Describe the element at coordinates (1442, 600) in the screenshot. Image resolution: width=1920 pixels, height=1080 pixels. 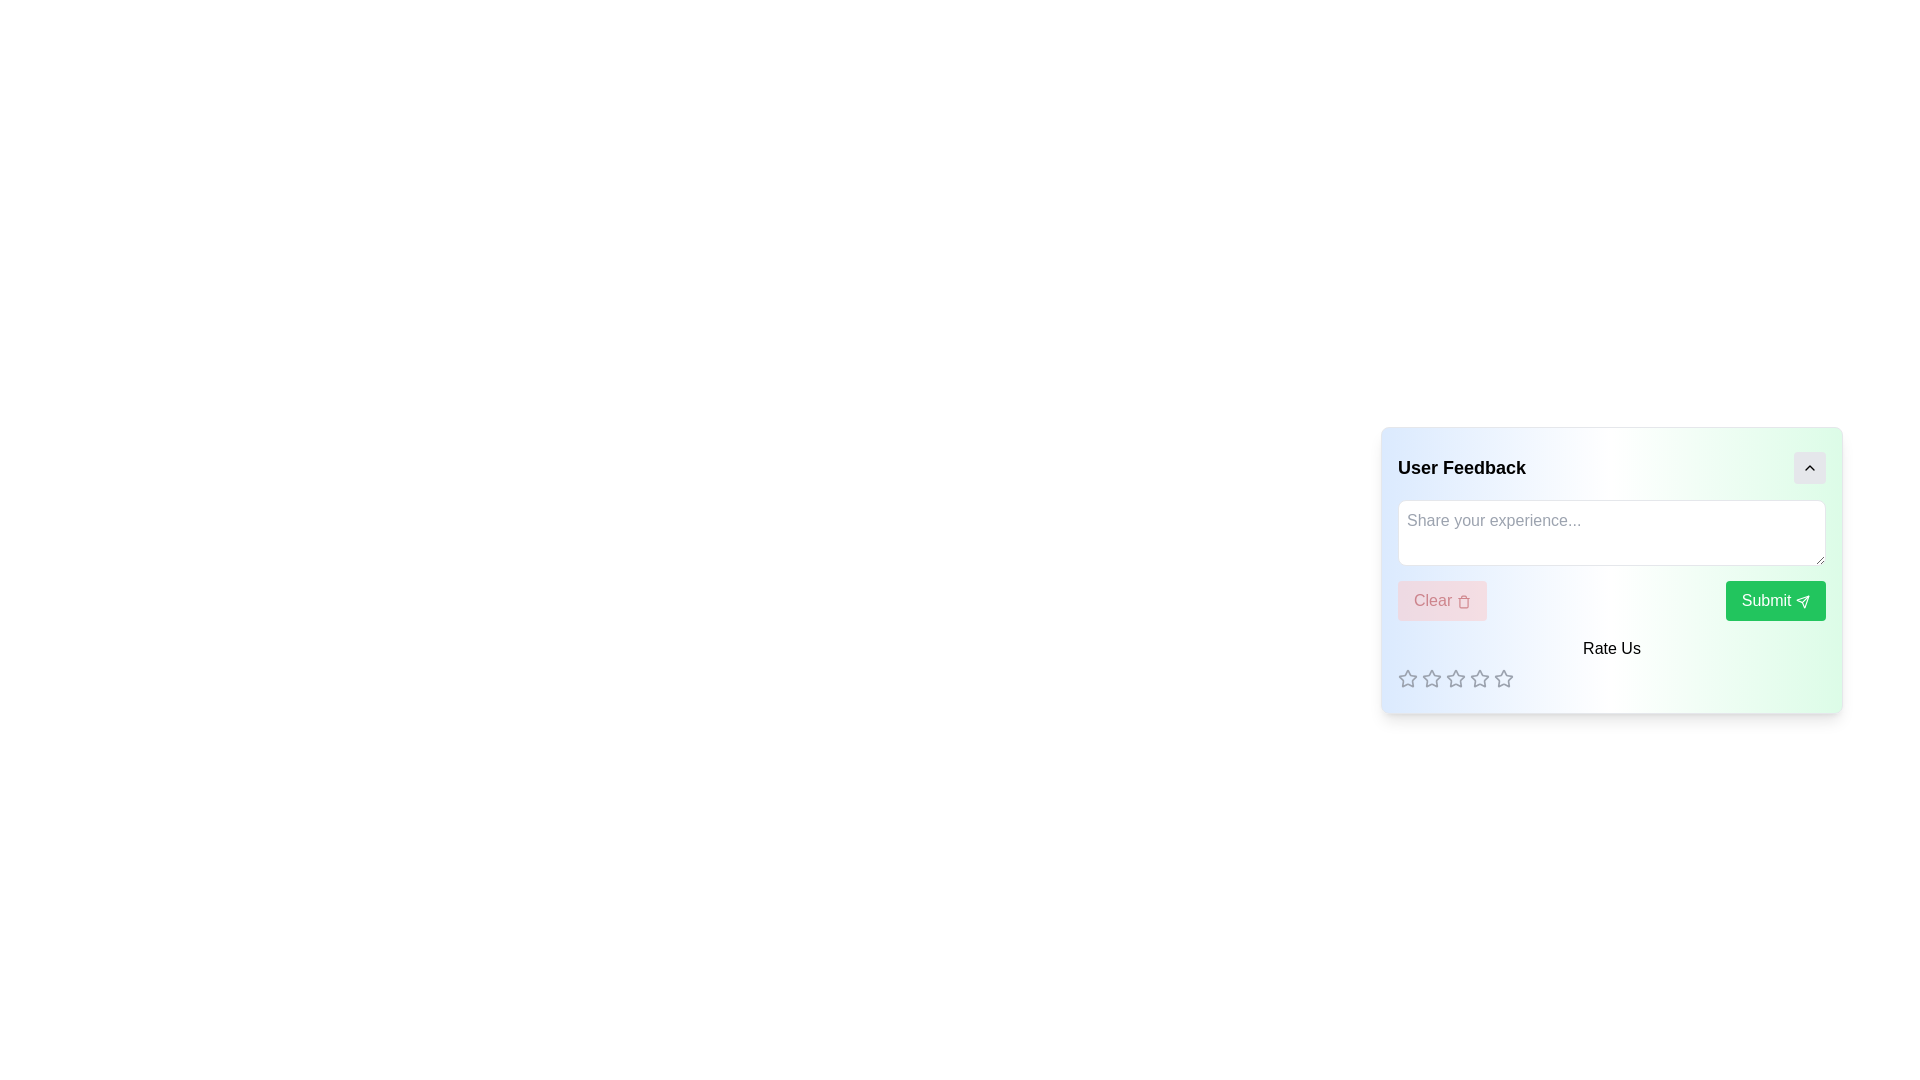
I see `the 'Clear' button, which has a soft red background, rounded corners, and displays the text 'Clear' with a trash icon to the right` at that location.